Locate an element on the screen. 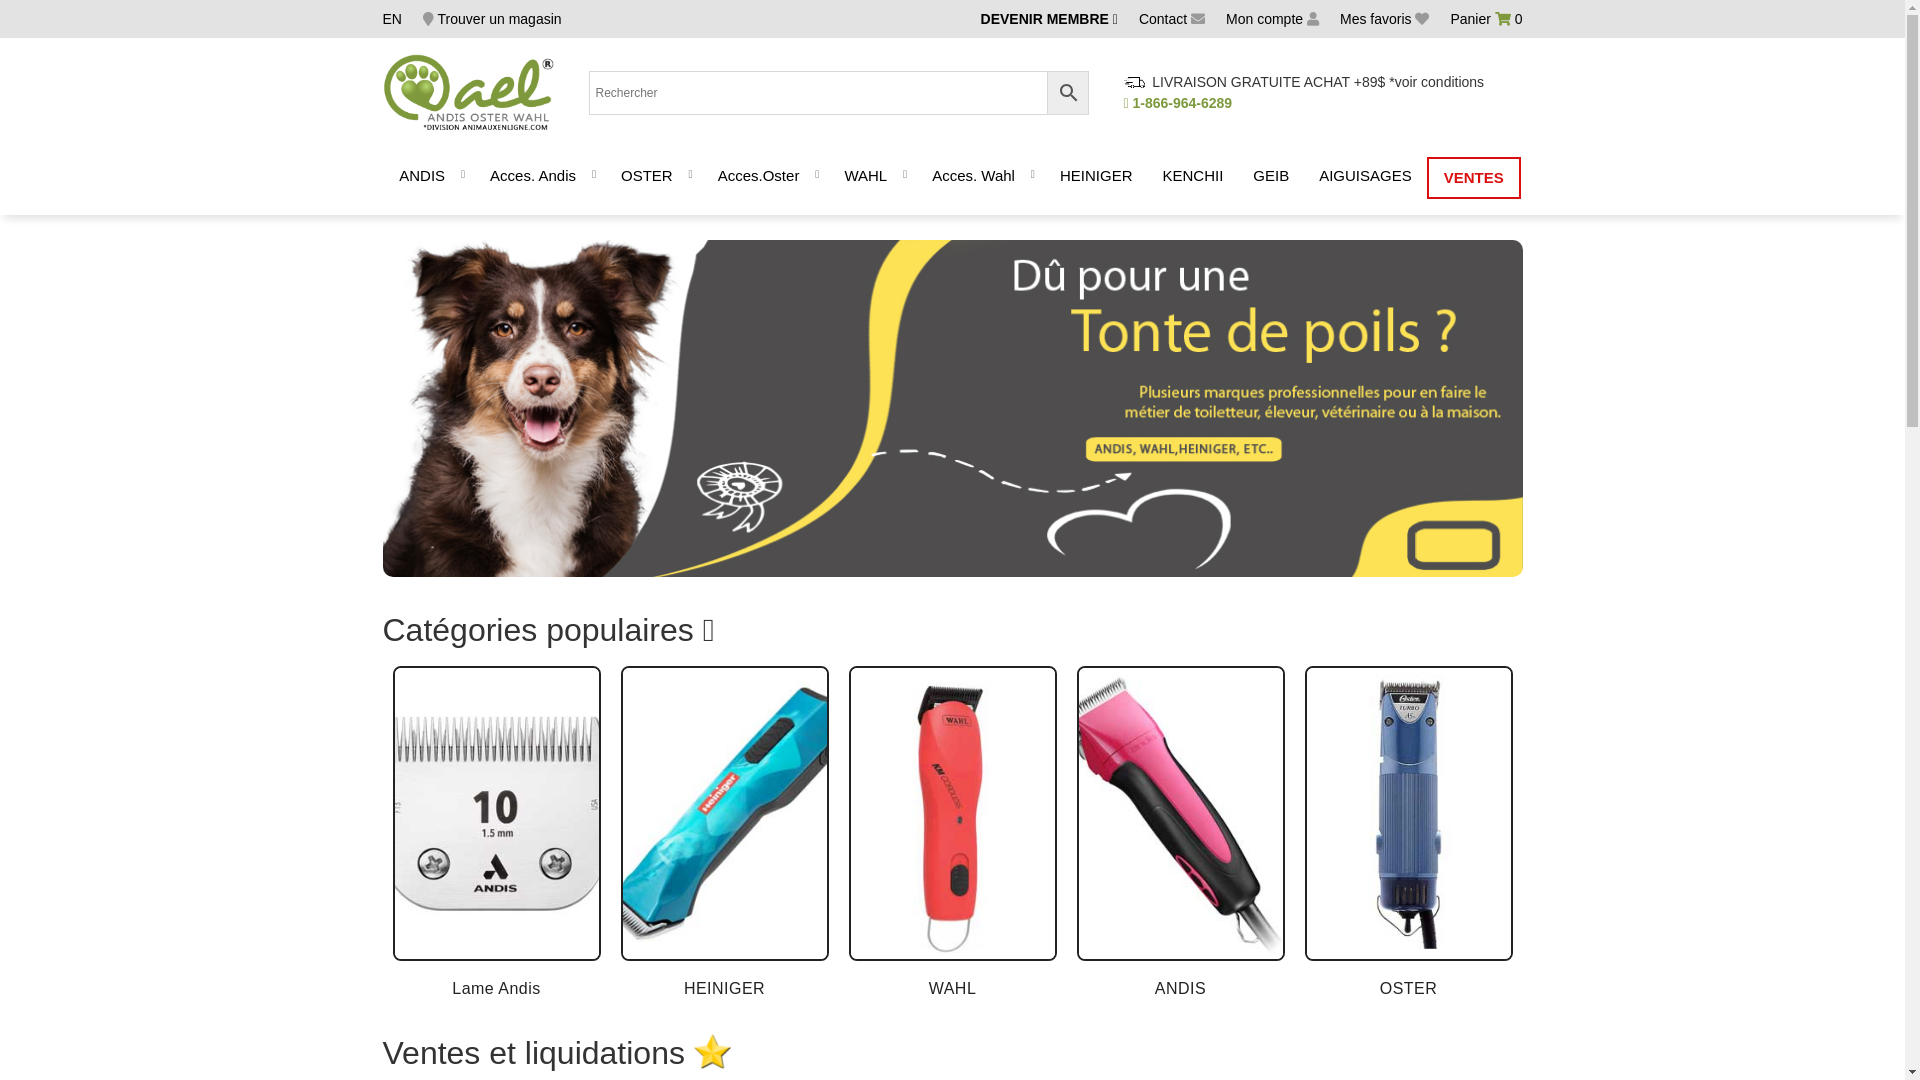 Image resolution: width=1920 pixels, height=1080 pixels. 'ANDIS' is located at coordinates (1180, 833).